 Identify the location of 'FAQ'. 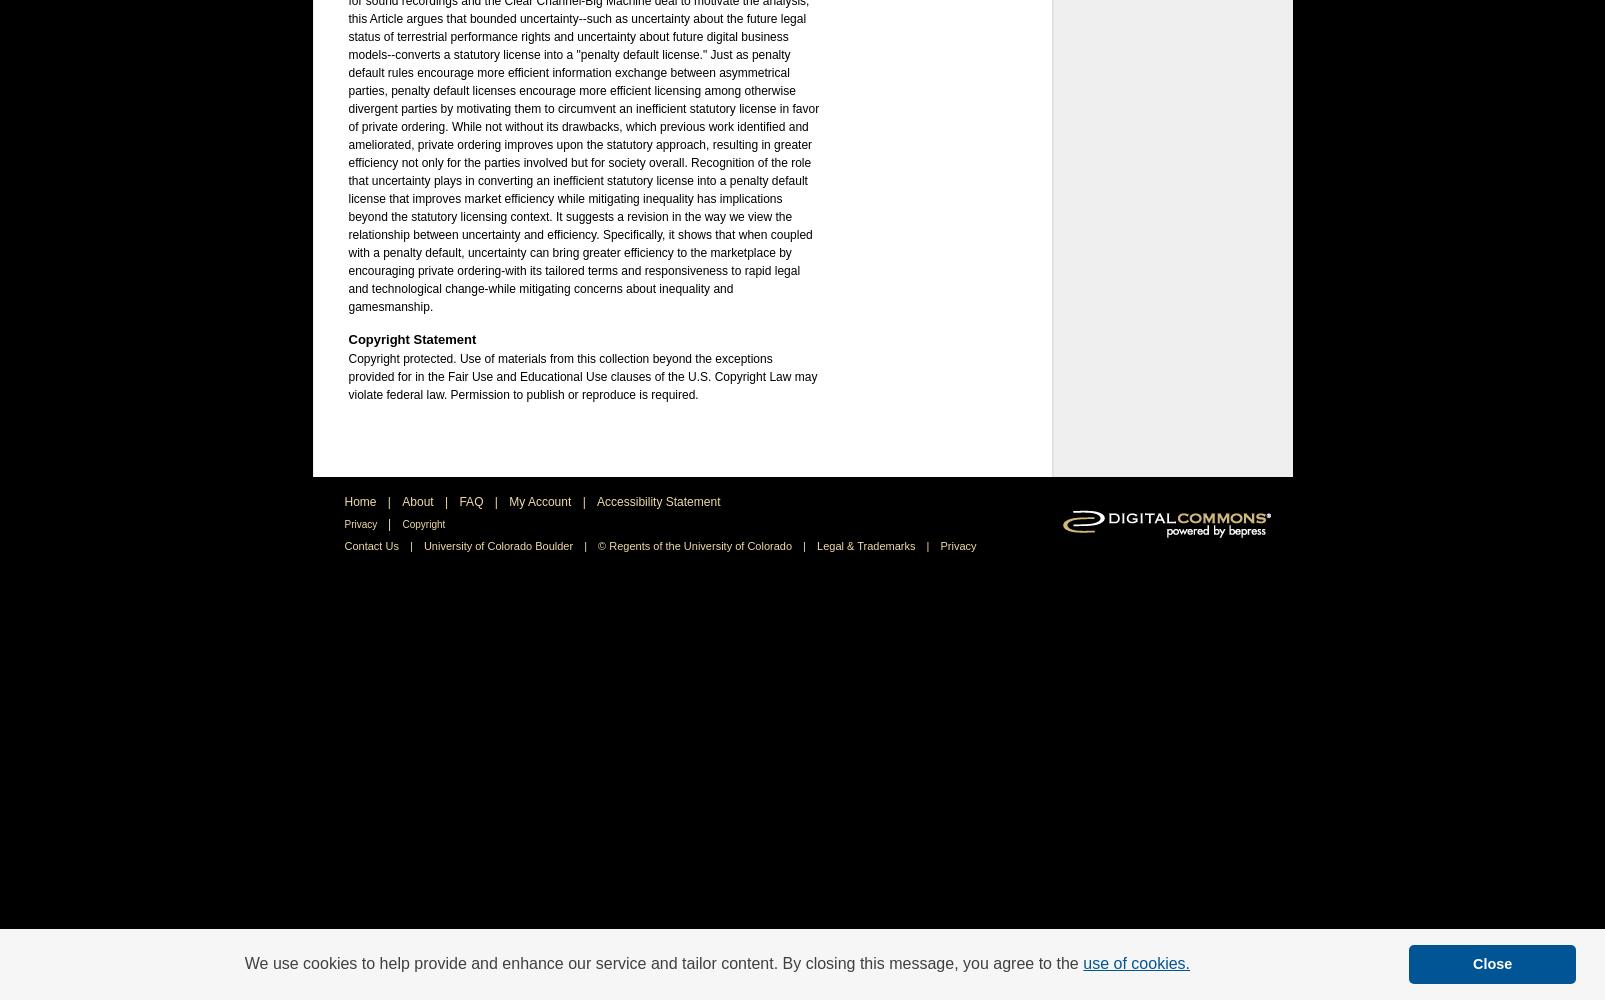
(472, 501).